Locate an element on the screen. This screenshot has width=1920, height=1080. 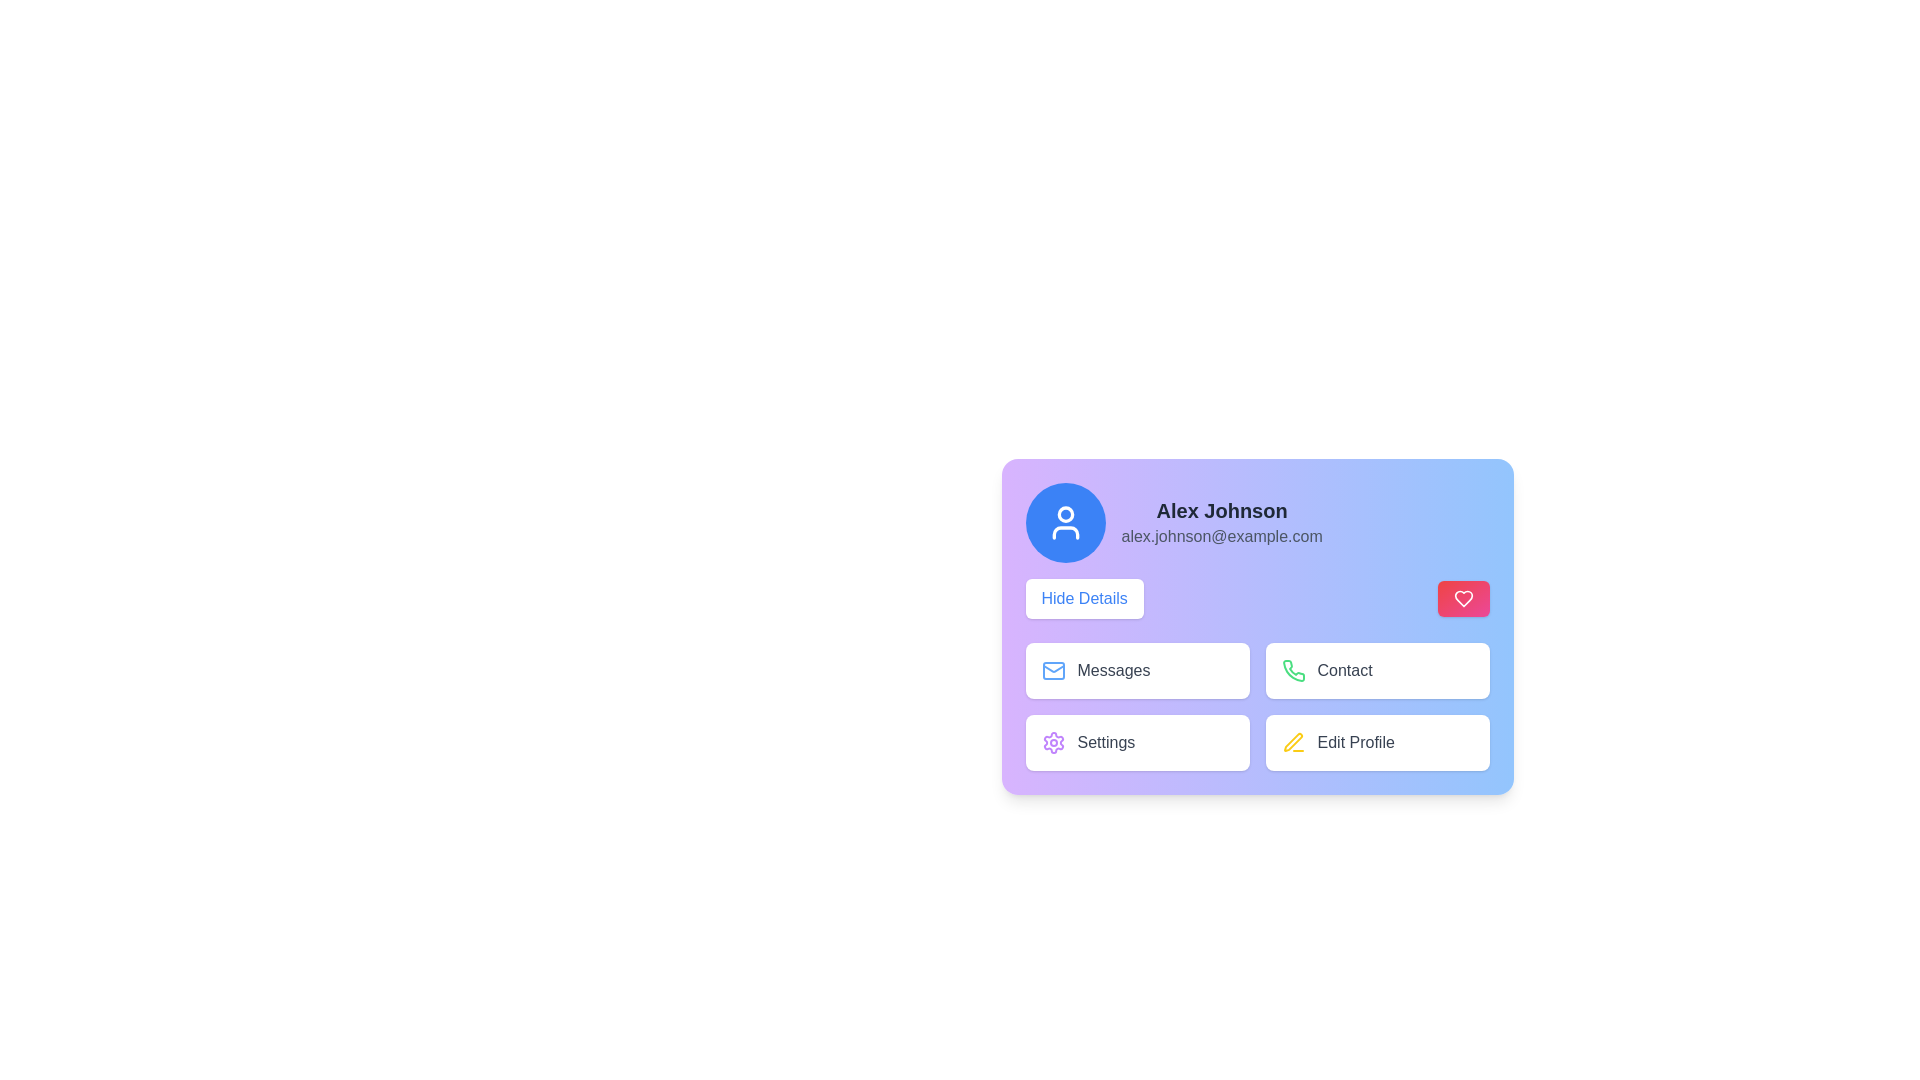
the circular graphical representation element that symbolizes the user's head in the avatar section of the profile picture is located at coordinates (1064, 513).